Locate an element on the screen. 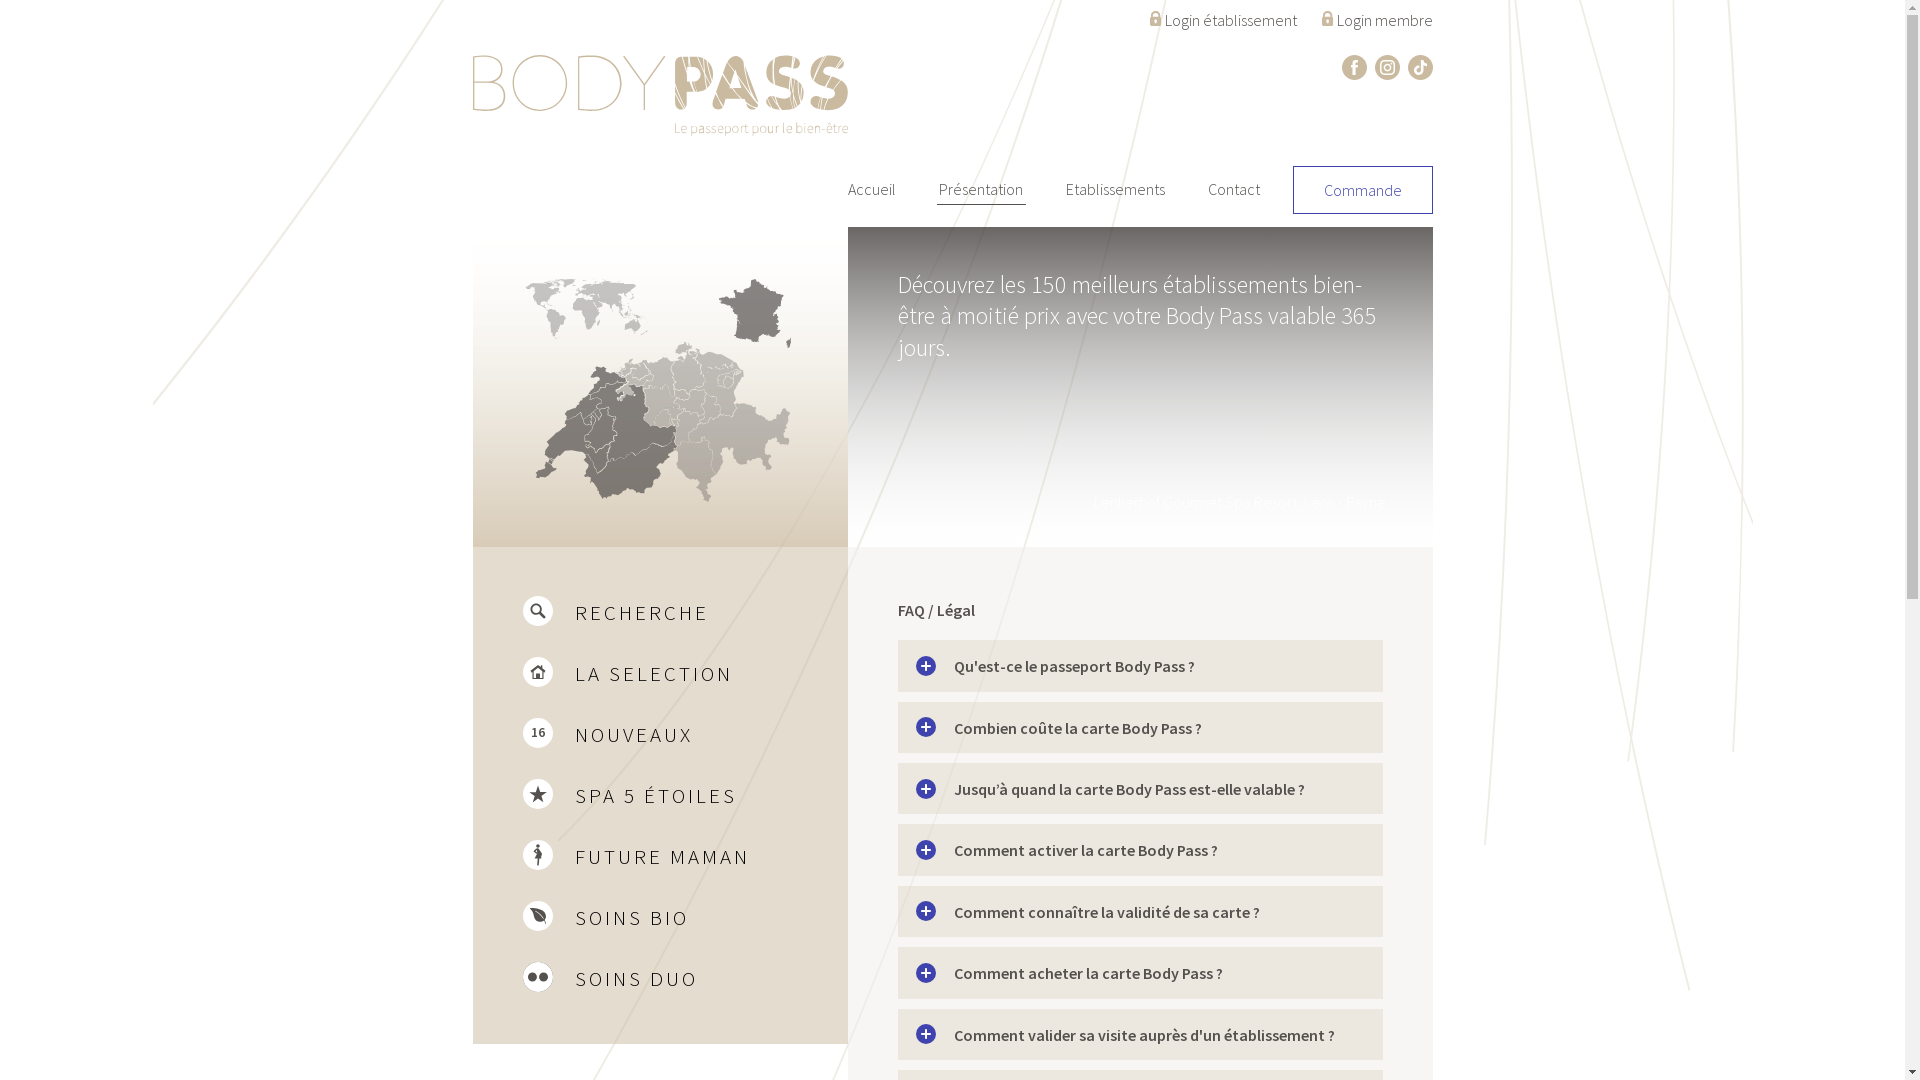 The height and width of the screenshot is (1080, 1920). 'Contact' is located at coordinates (1232, 189).